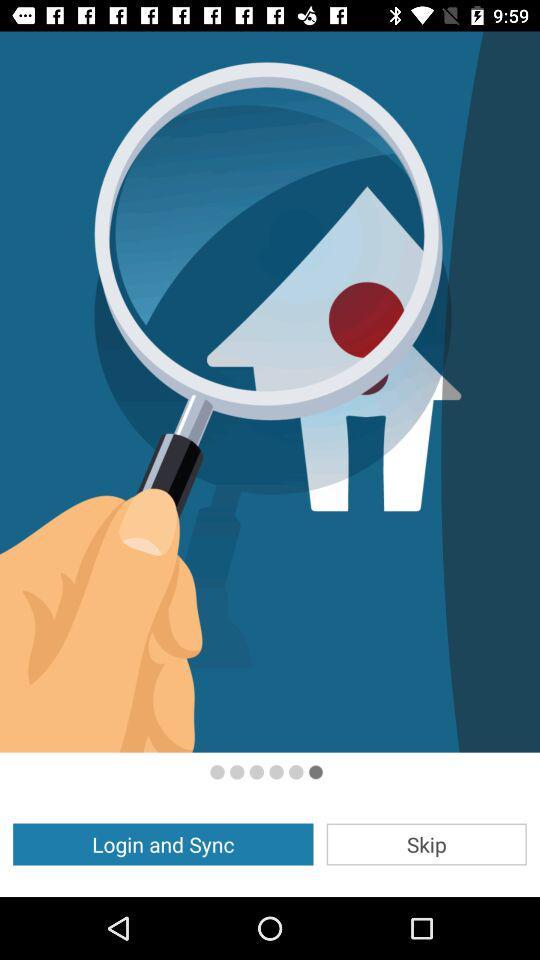  Describe the element at coordinates (425, 843) in the screenshot. I see `the app to the right of the login and sync icon` at that location.